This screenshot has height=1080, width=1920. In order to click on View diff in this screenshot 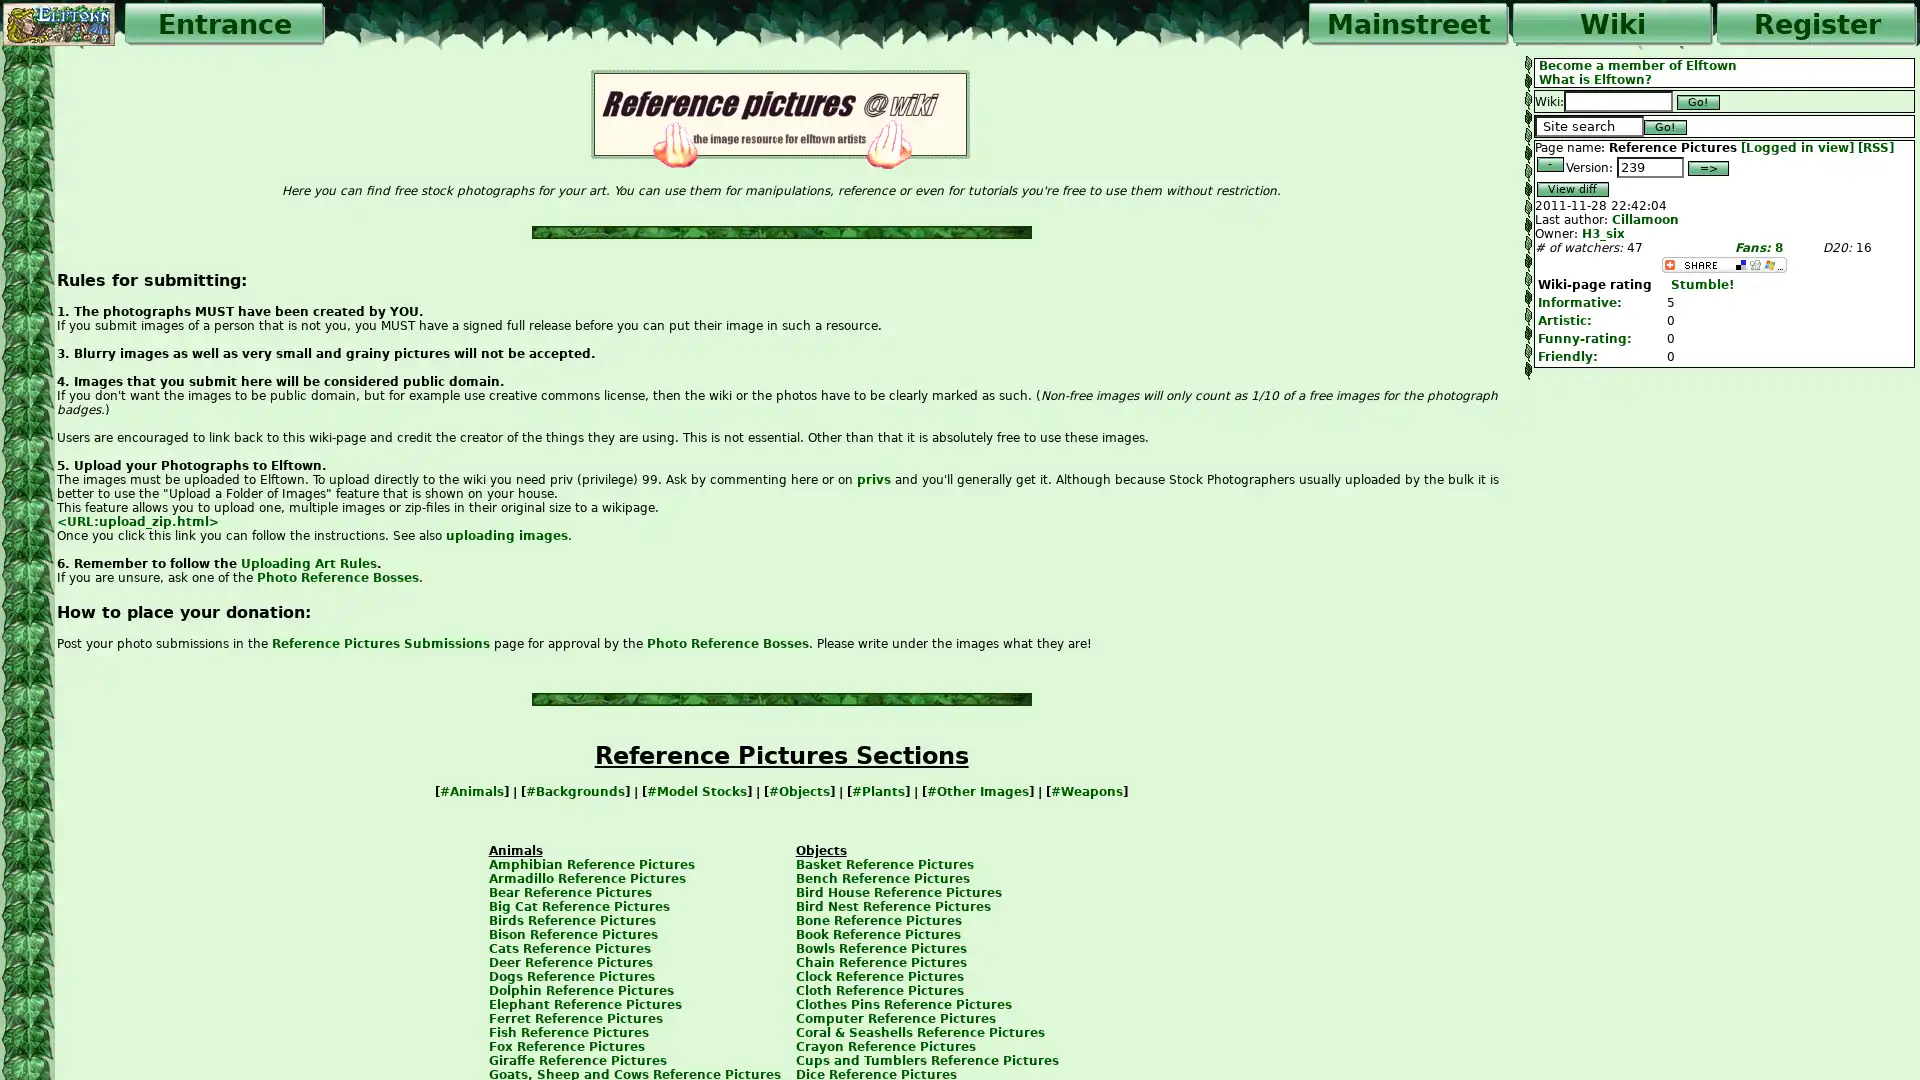, I will do `click(1571, 189)`.